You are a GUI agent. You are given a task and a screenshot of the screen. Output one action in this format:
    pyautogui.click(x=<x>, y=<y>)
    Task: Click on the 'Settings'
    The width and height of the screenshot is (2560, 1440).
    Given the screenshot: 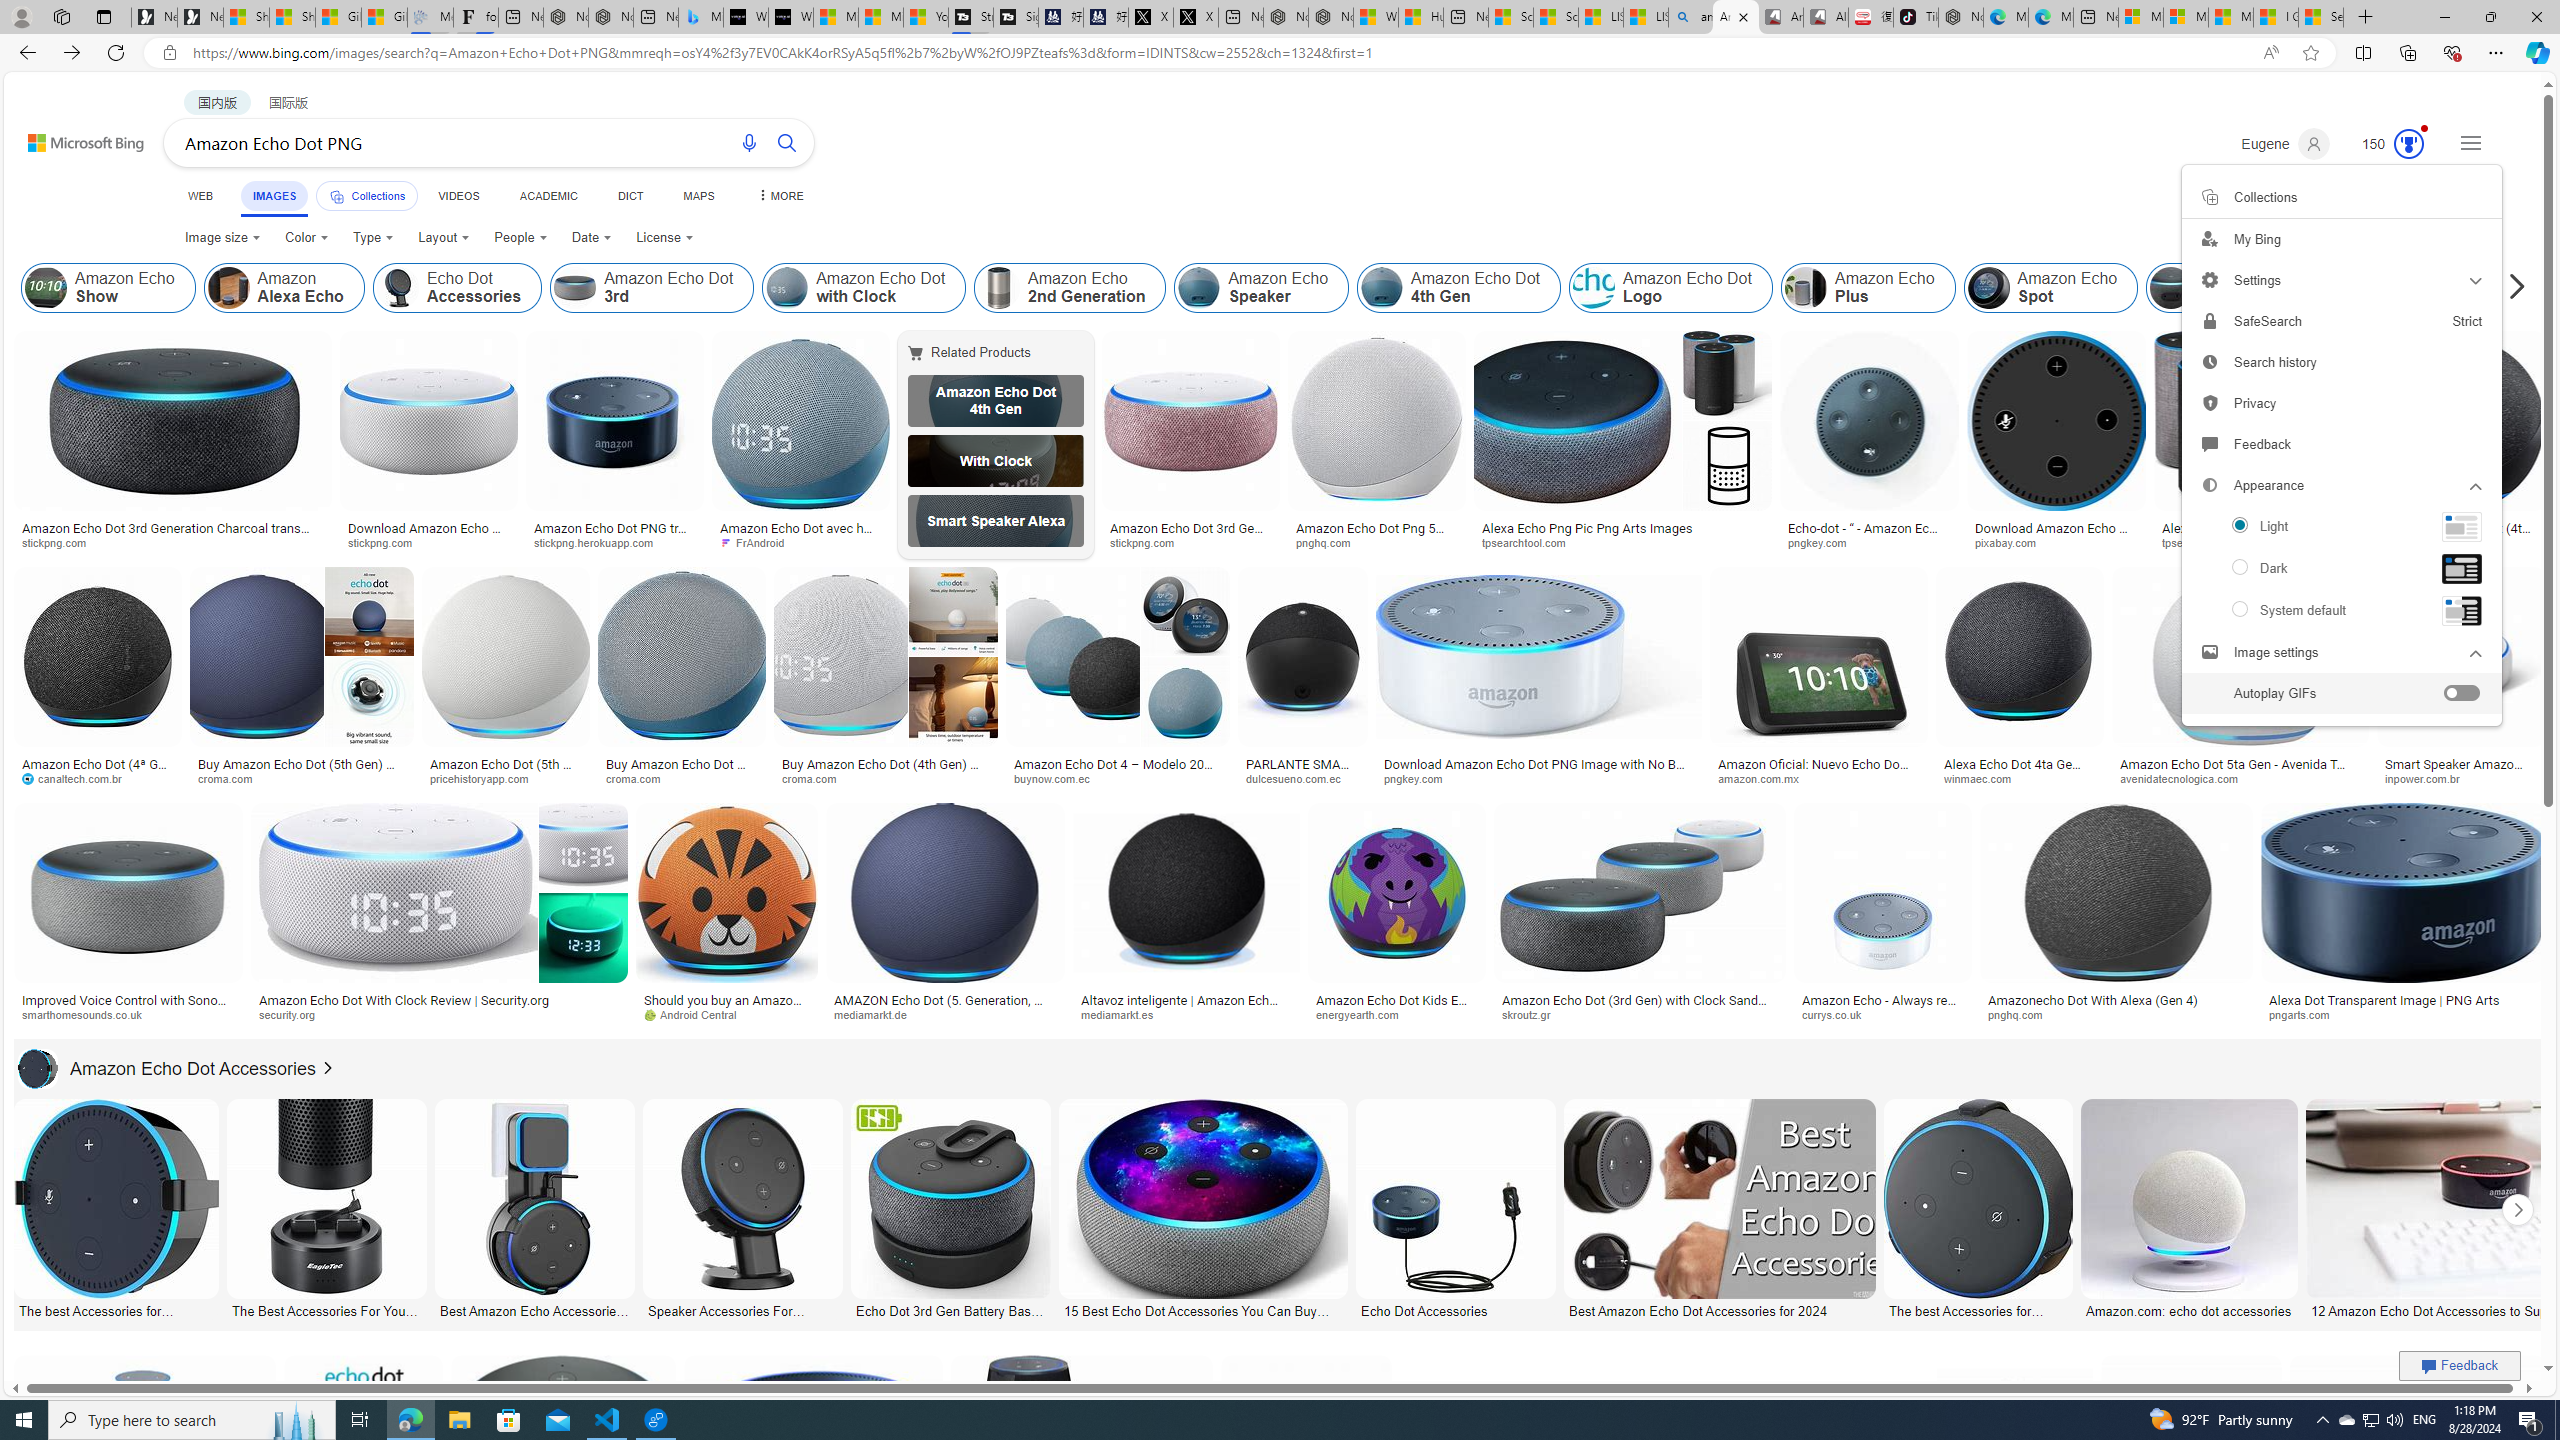 What is the action you would take?
    pyautogui.click(x=2340, y=279)
    